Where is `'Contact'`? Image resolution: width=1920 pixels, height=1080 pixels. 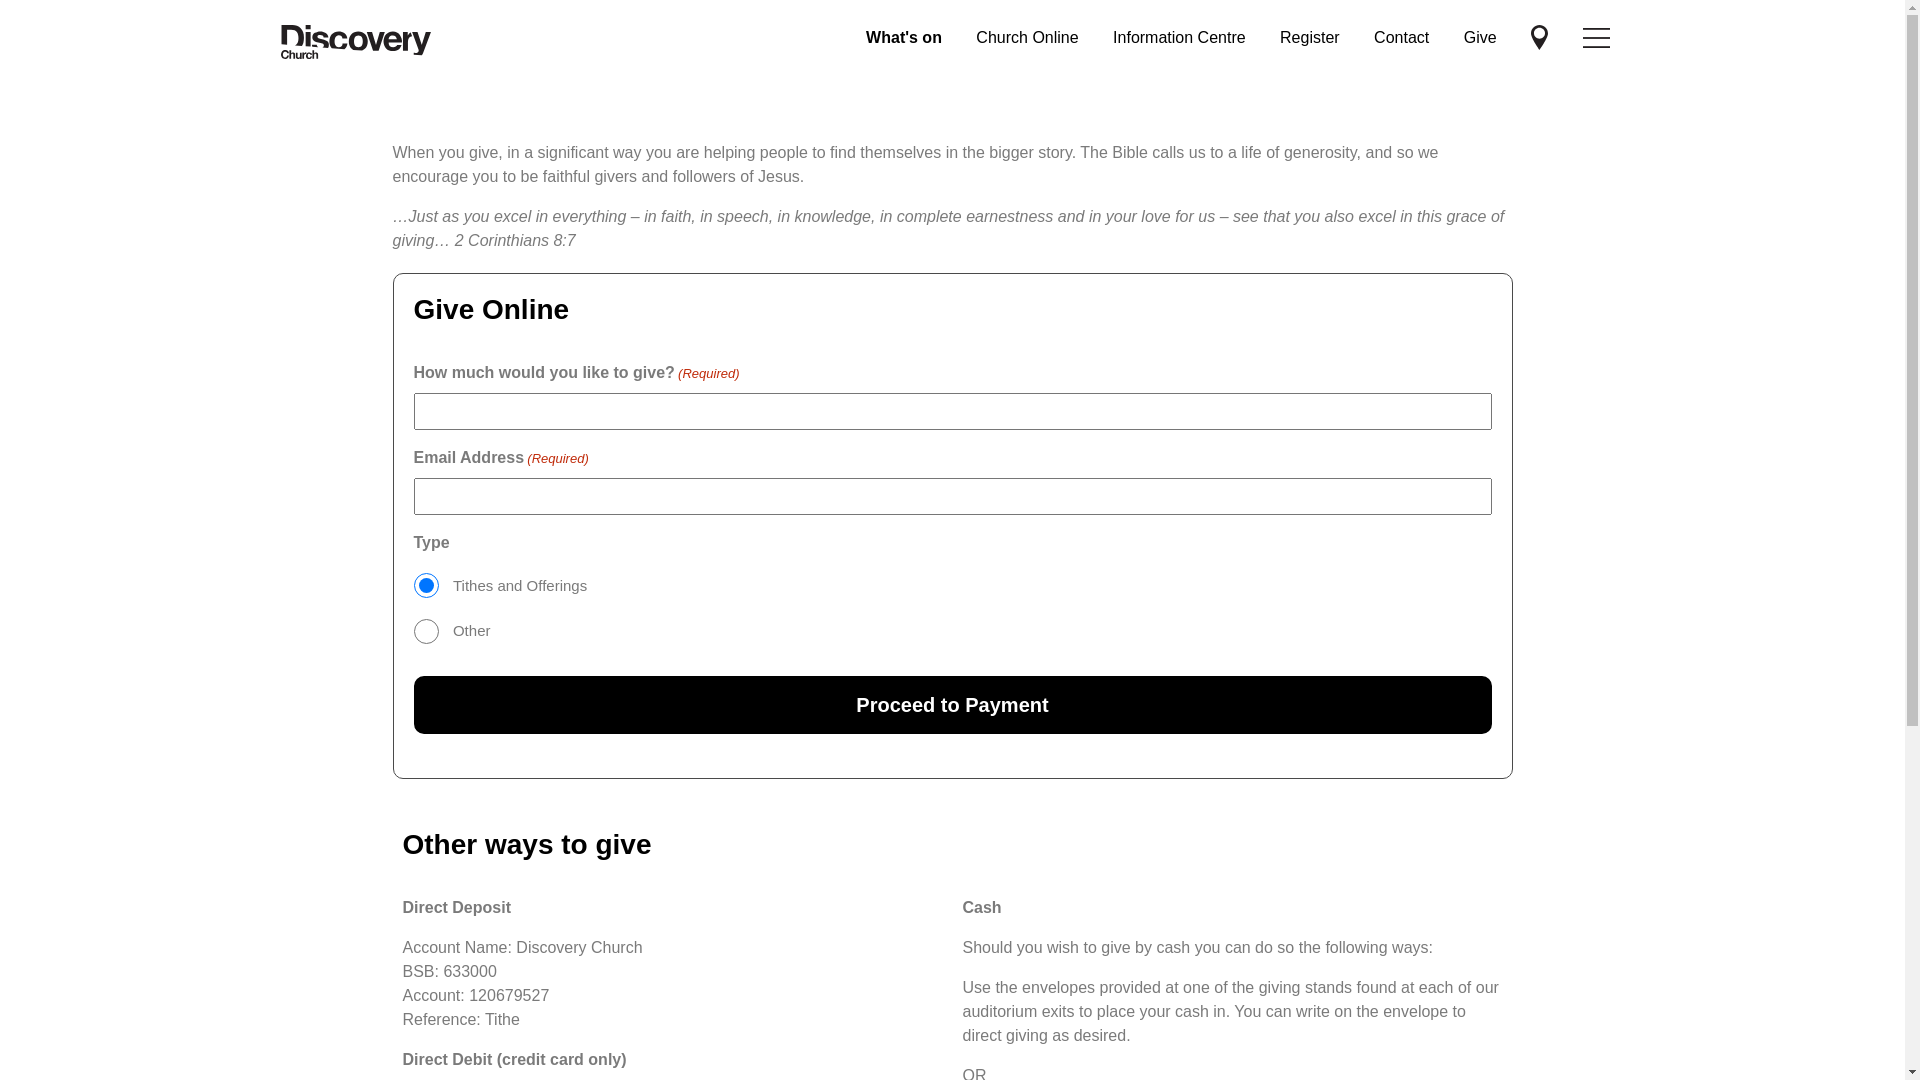 'Contact' is located at coordinates (1400, 37).